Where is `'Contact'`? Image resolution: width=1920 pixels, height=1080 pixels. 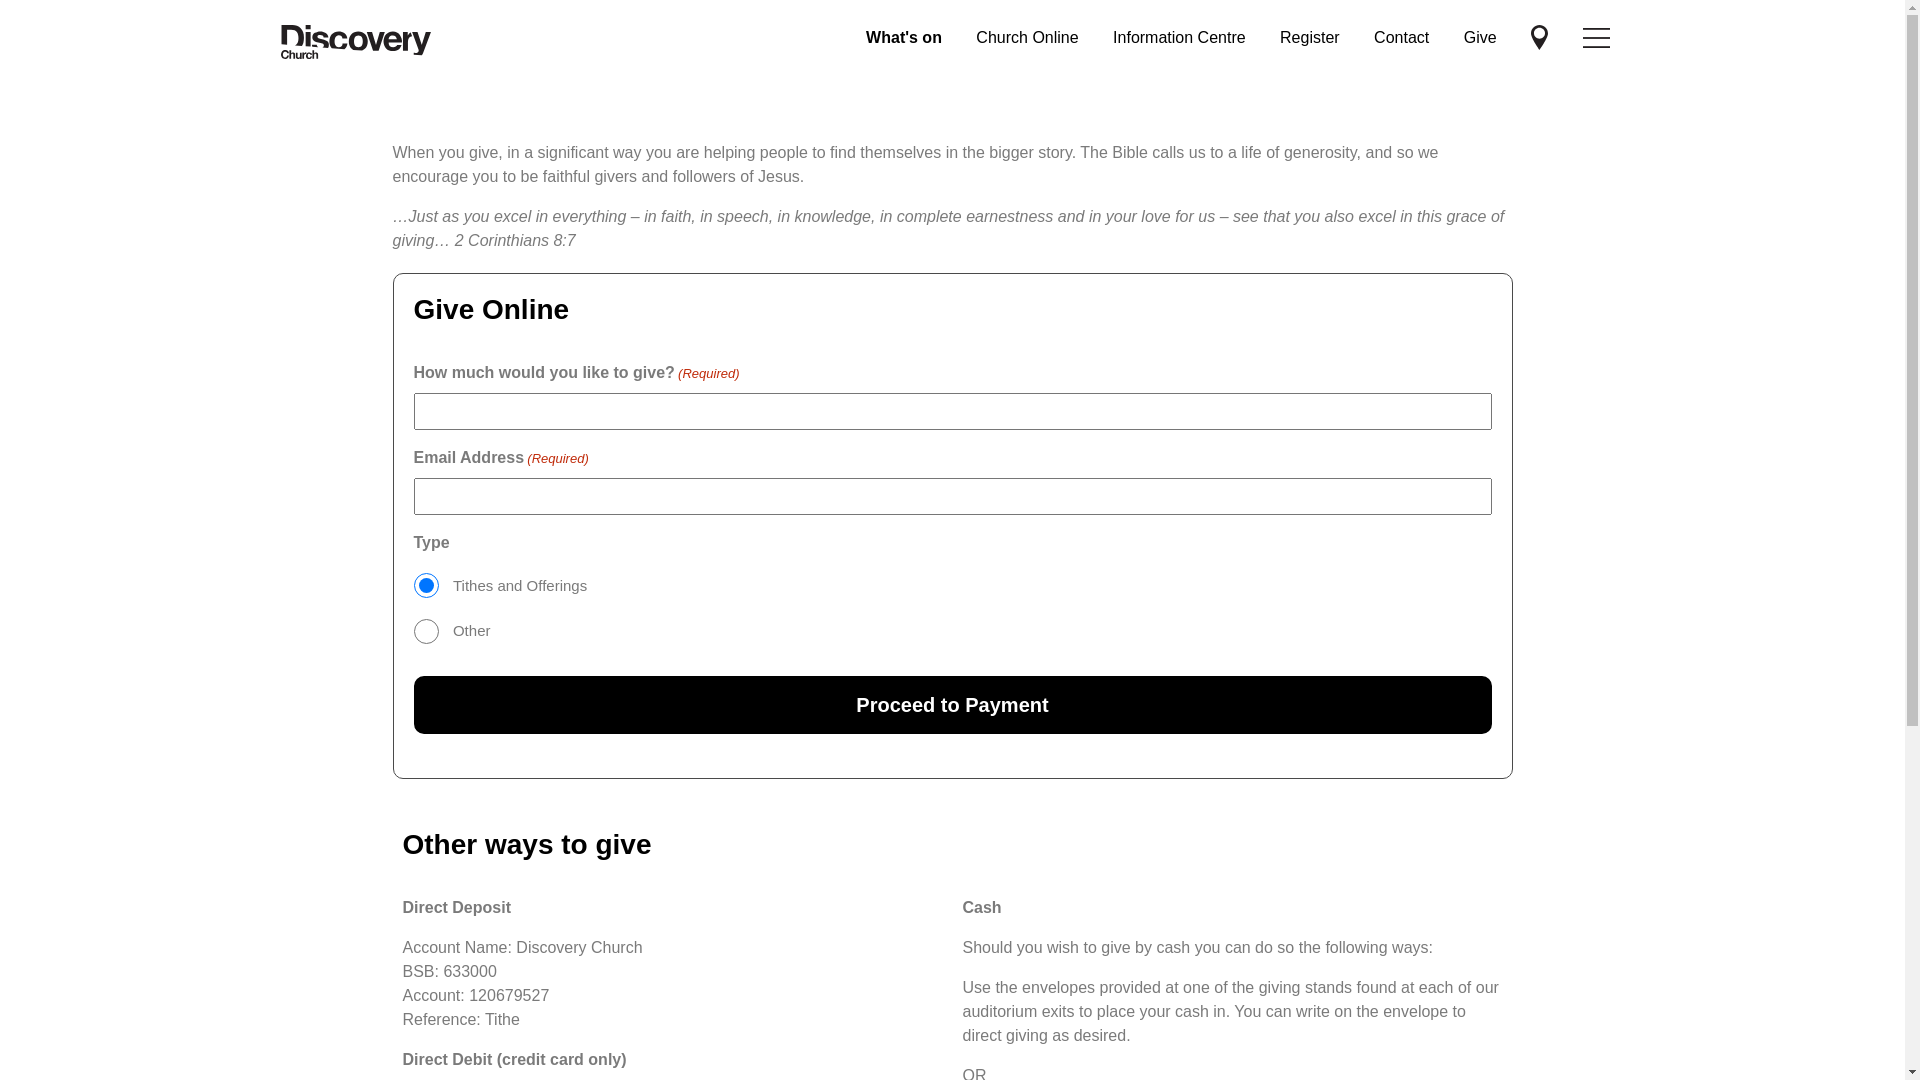 'Contact' is located at coordinates (1400, 37).